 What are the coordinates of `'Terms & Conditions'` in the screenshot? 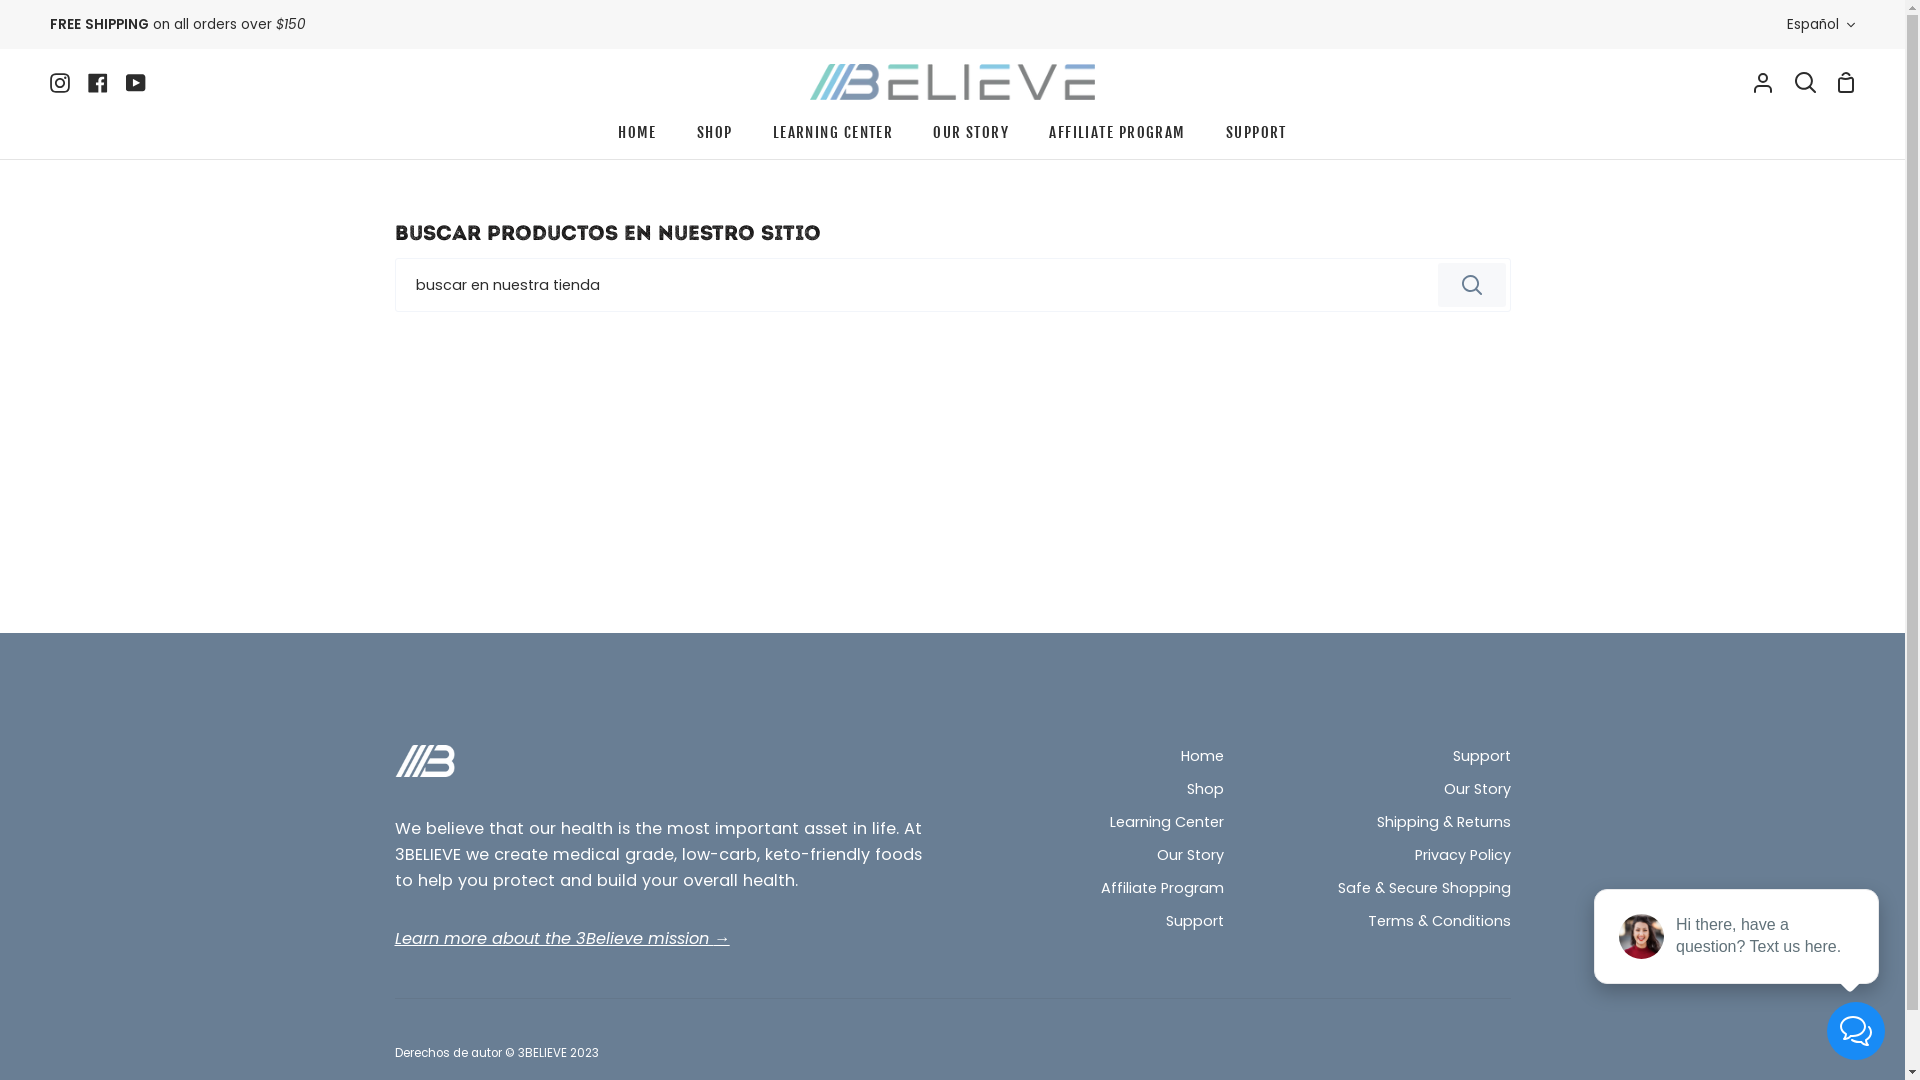 It's located at (1438, 922).